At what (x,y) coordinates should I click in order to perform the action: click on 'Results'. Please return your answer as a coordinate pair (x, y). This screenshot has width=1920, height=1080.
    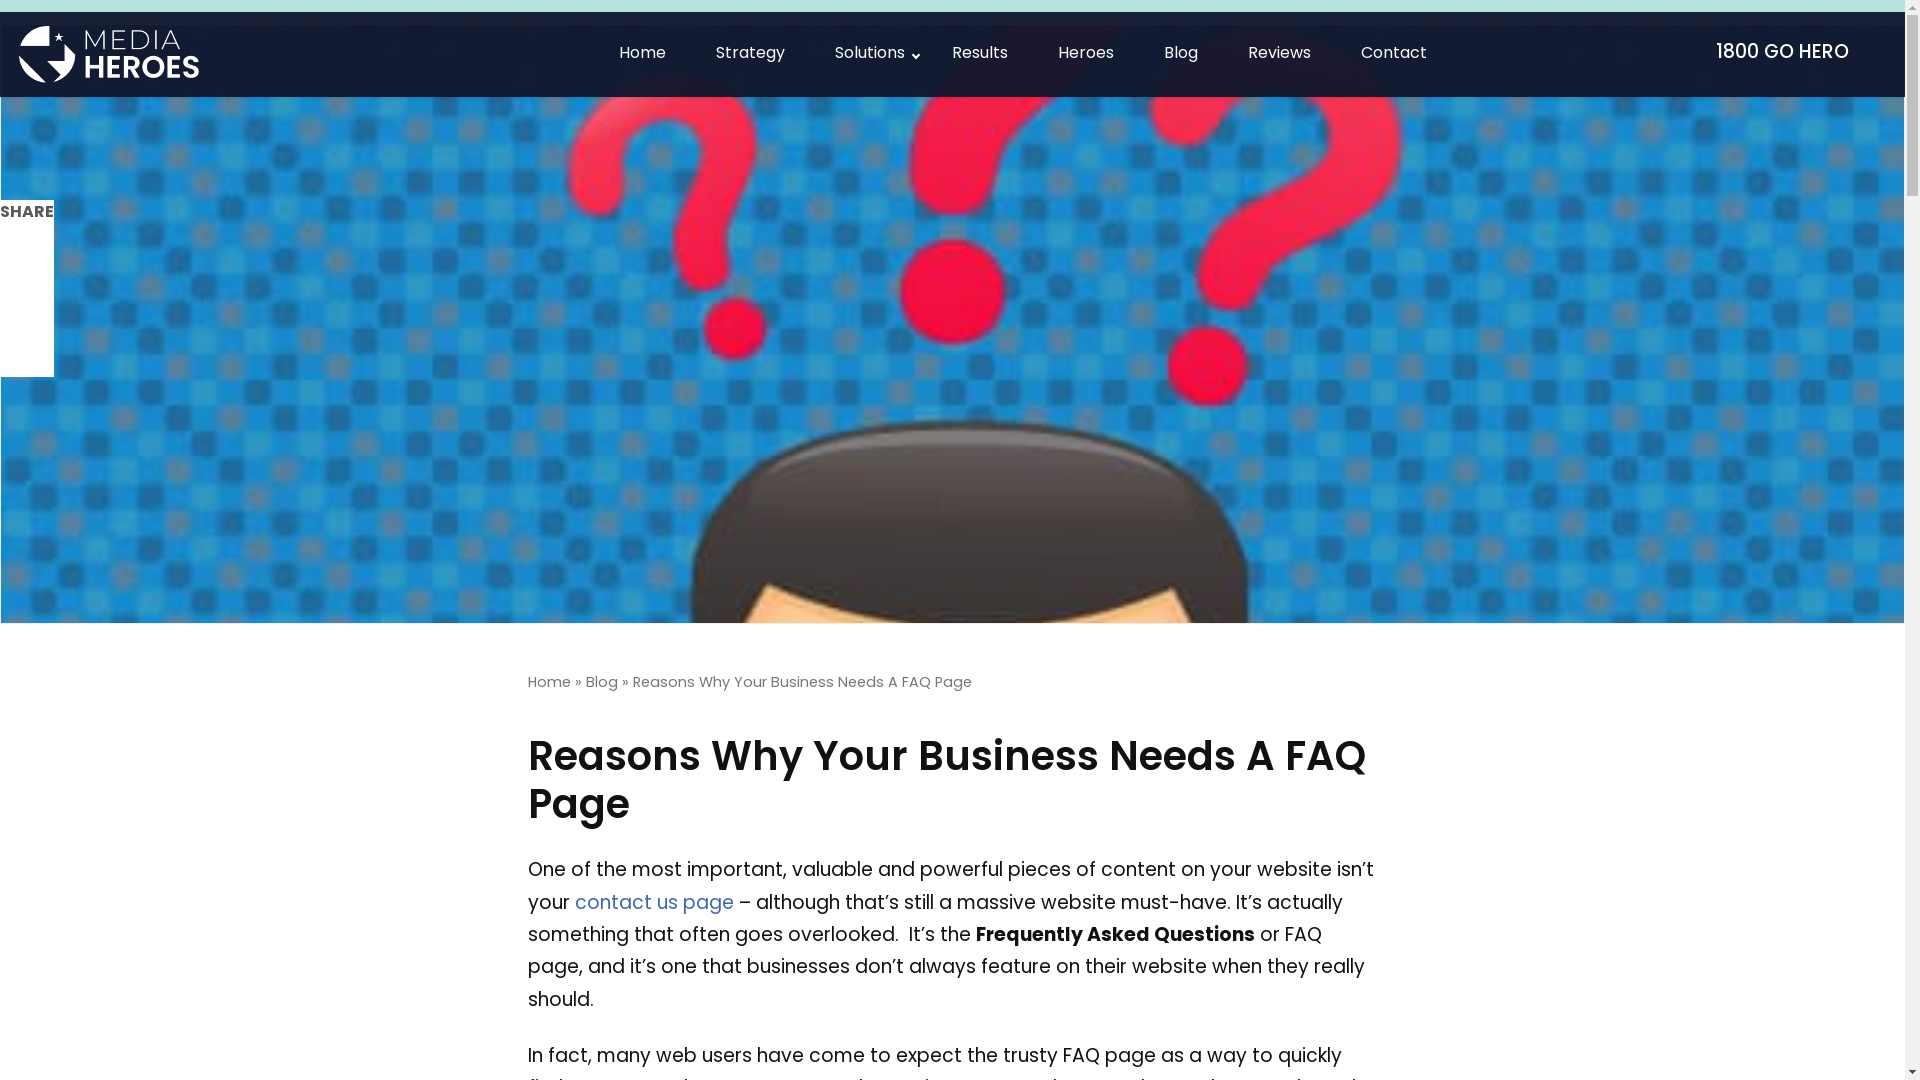
    Looking at the image, I should click on (979, 53).